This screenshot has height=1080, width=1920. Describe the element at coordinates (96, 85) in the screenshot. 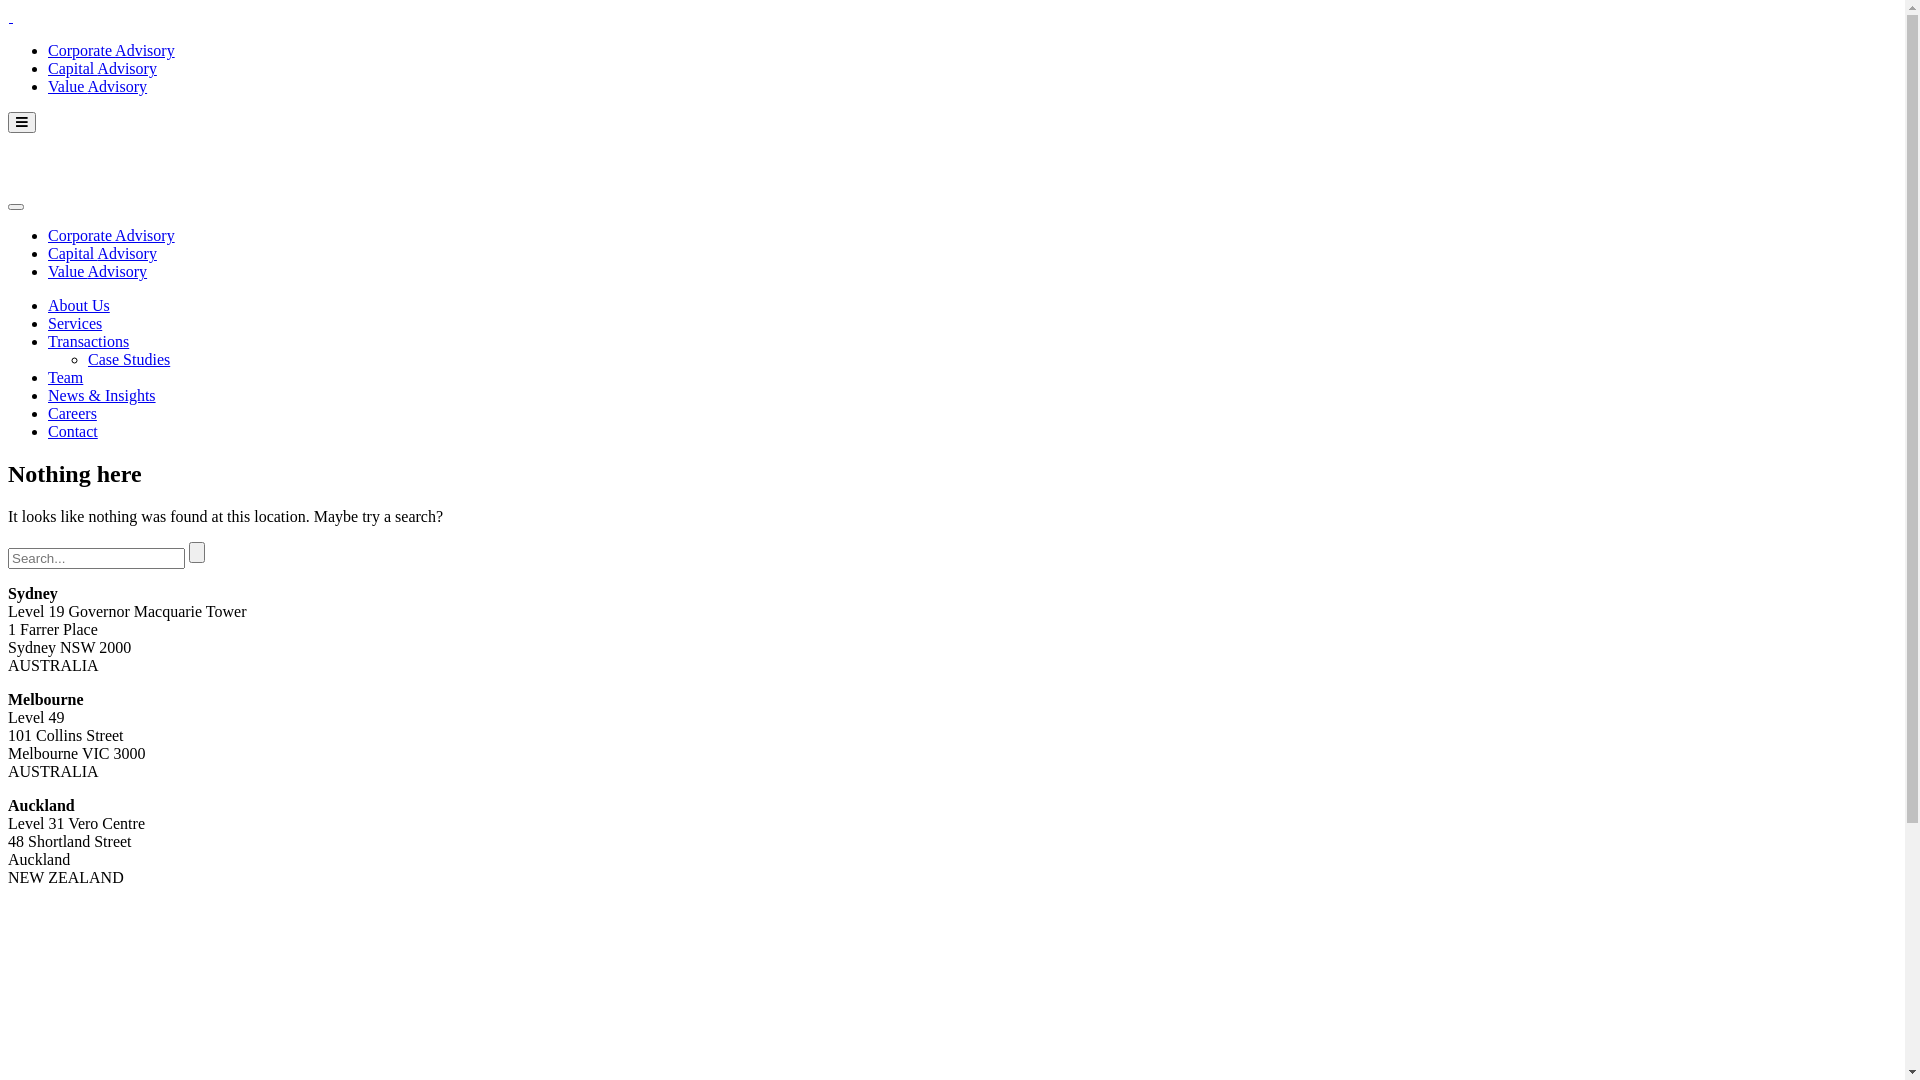

I see `'Value Advisory'` at that location.